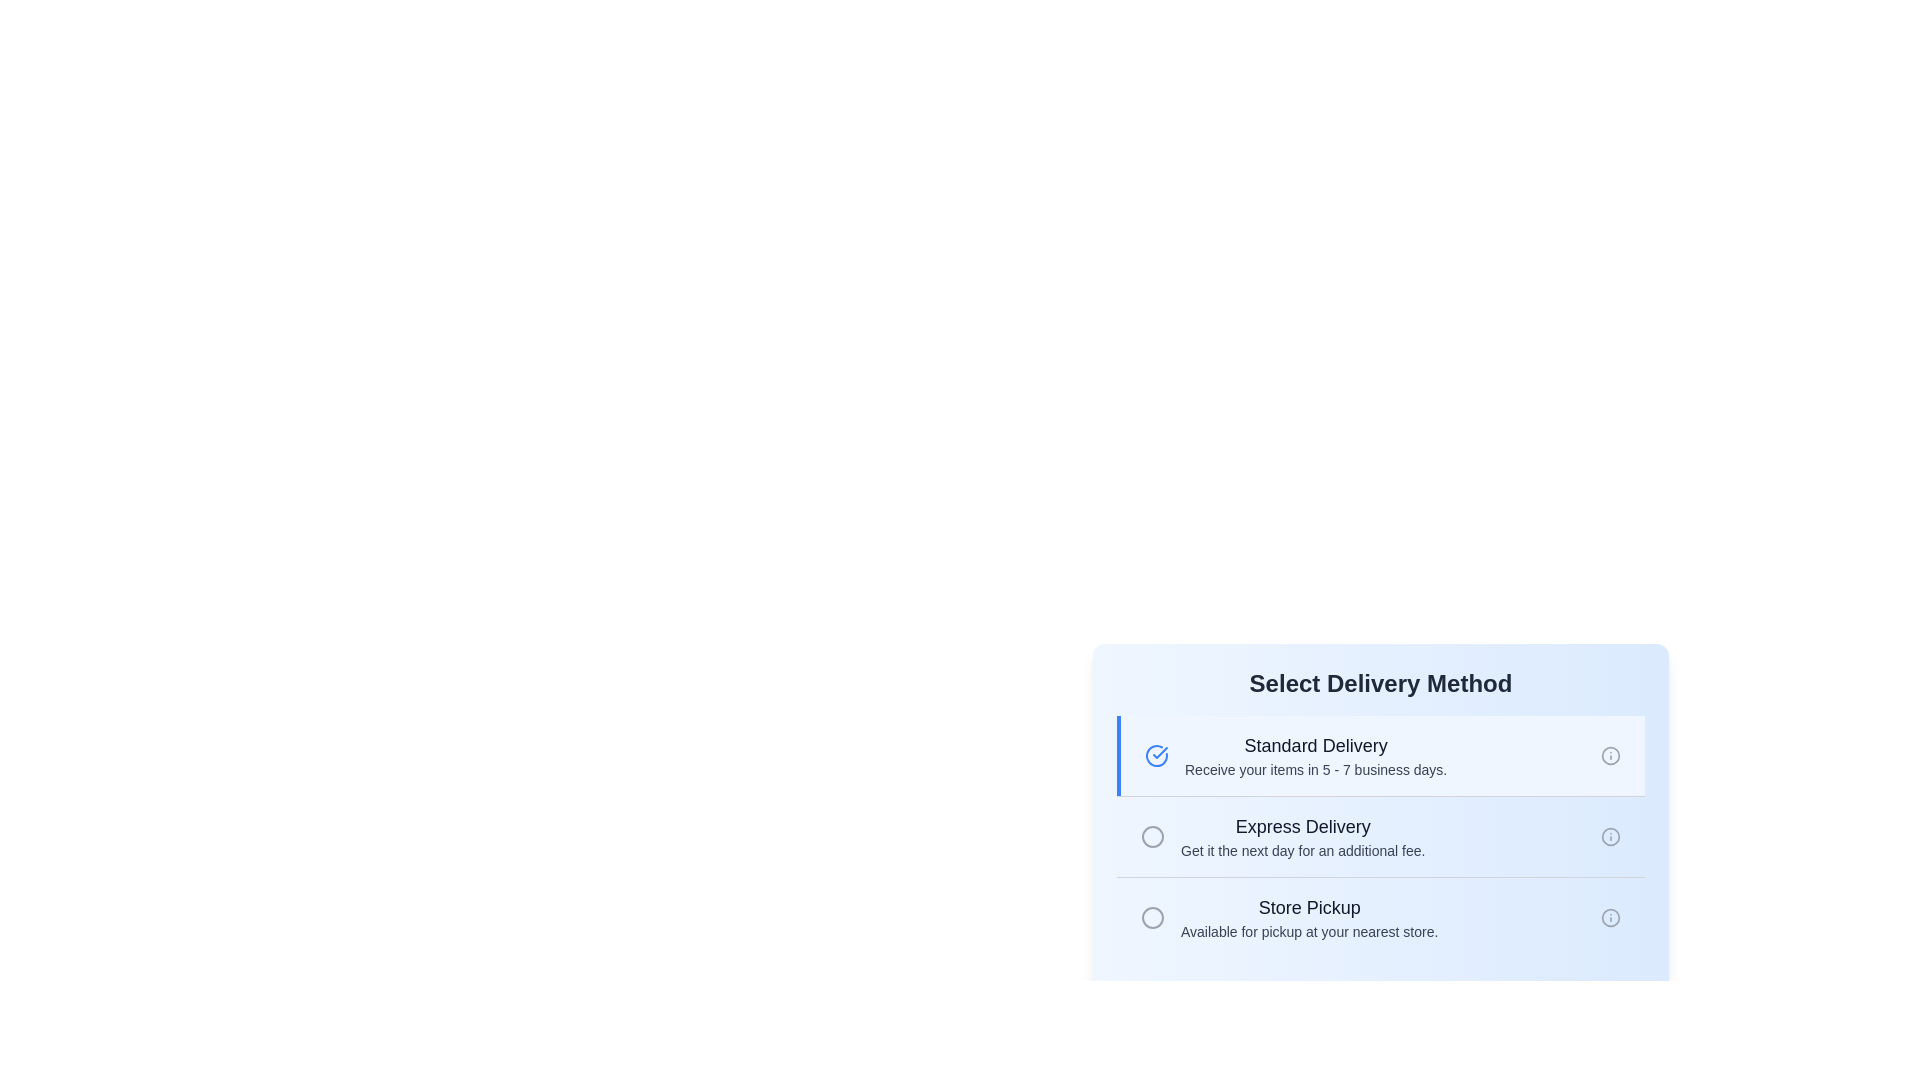 The image size is (1920, 1080). I want to click on the radio button, so click(1380, 839).